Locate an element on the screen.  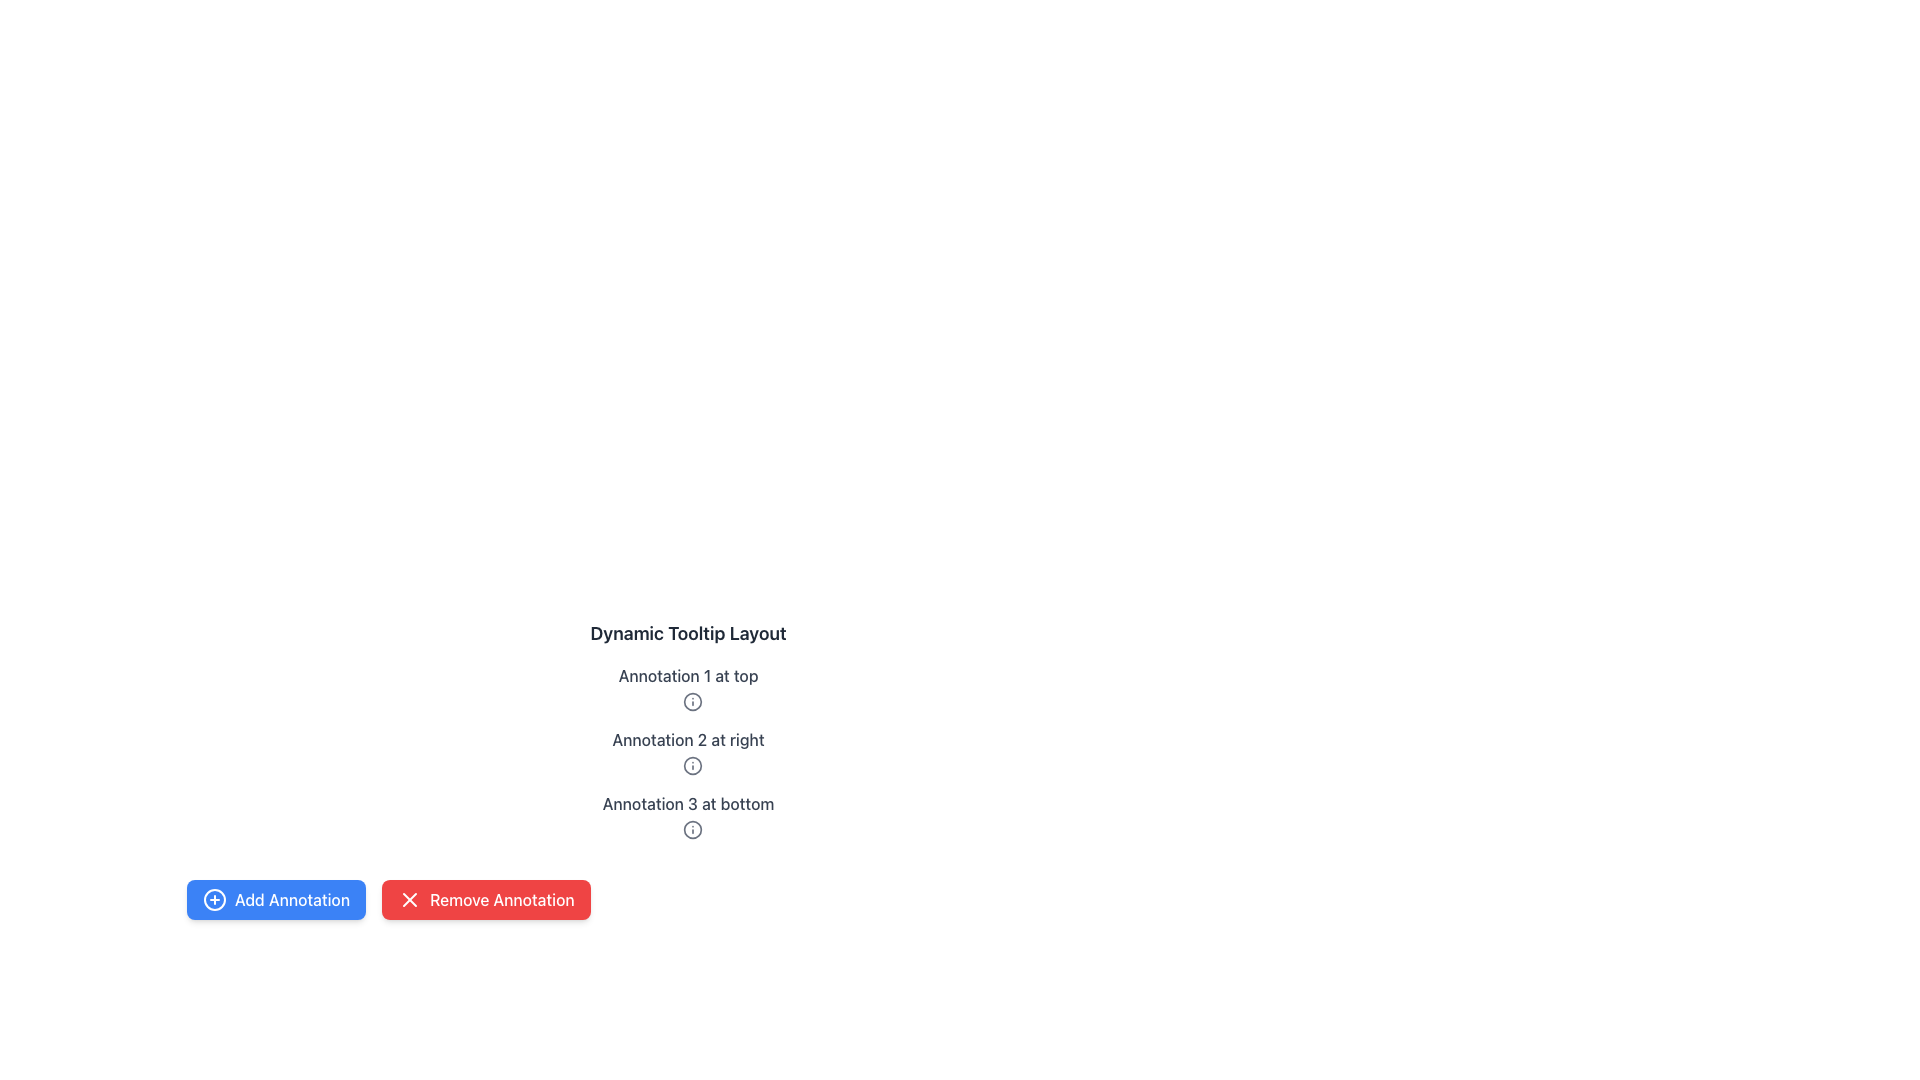
the small cross-shaped icon indicating a closing action, located slightly to the left of the 'Remove Annotation' red button in the bottom-right section of the interface is located at coordinates (409, 898).